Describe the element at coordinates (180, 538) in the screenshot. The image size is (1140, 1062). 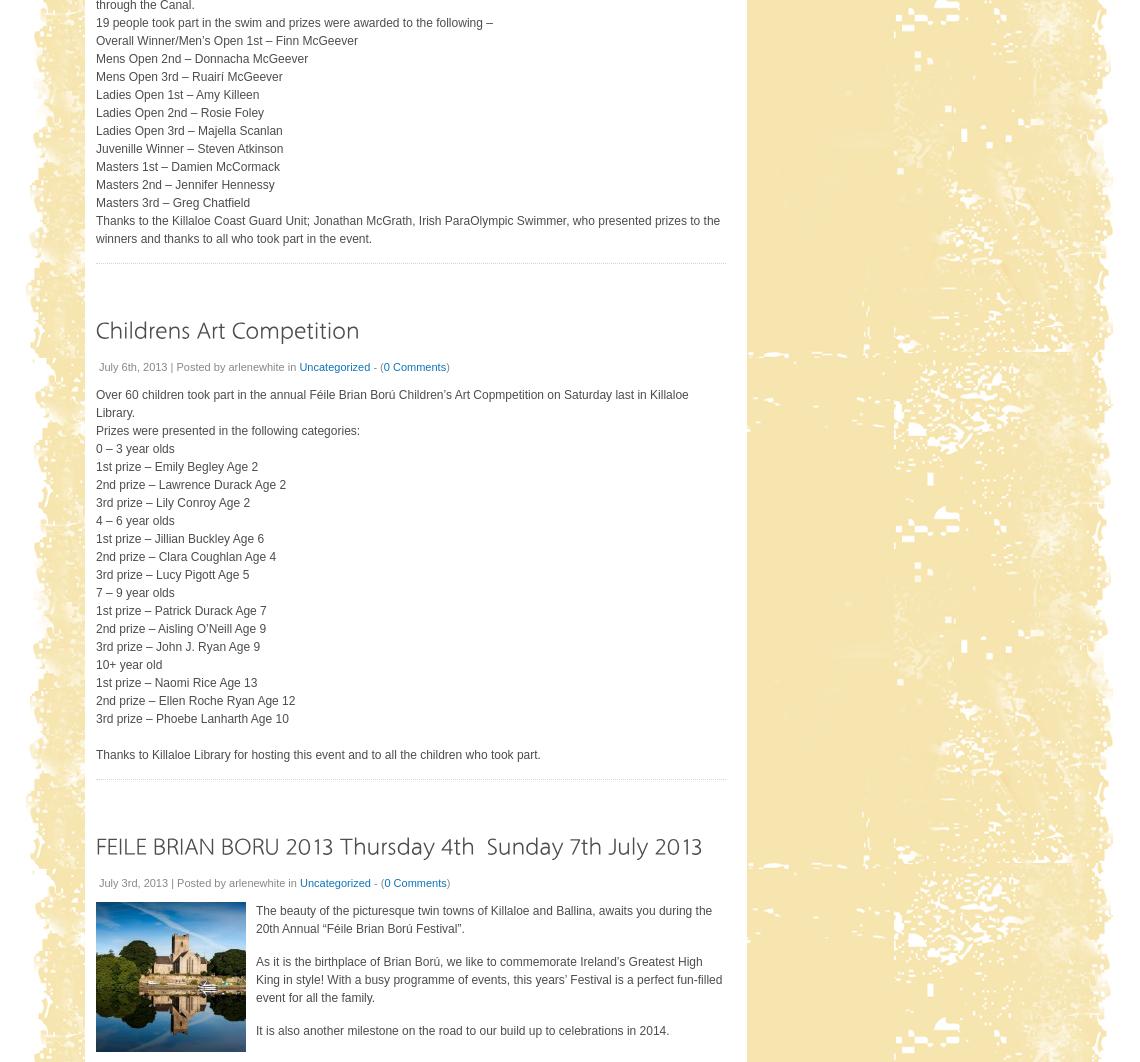
I see `'1st prize – Jillian Buckley Age 6'` at that location.